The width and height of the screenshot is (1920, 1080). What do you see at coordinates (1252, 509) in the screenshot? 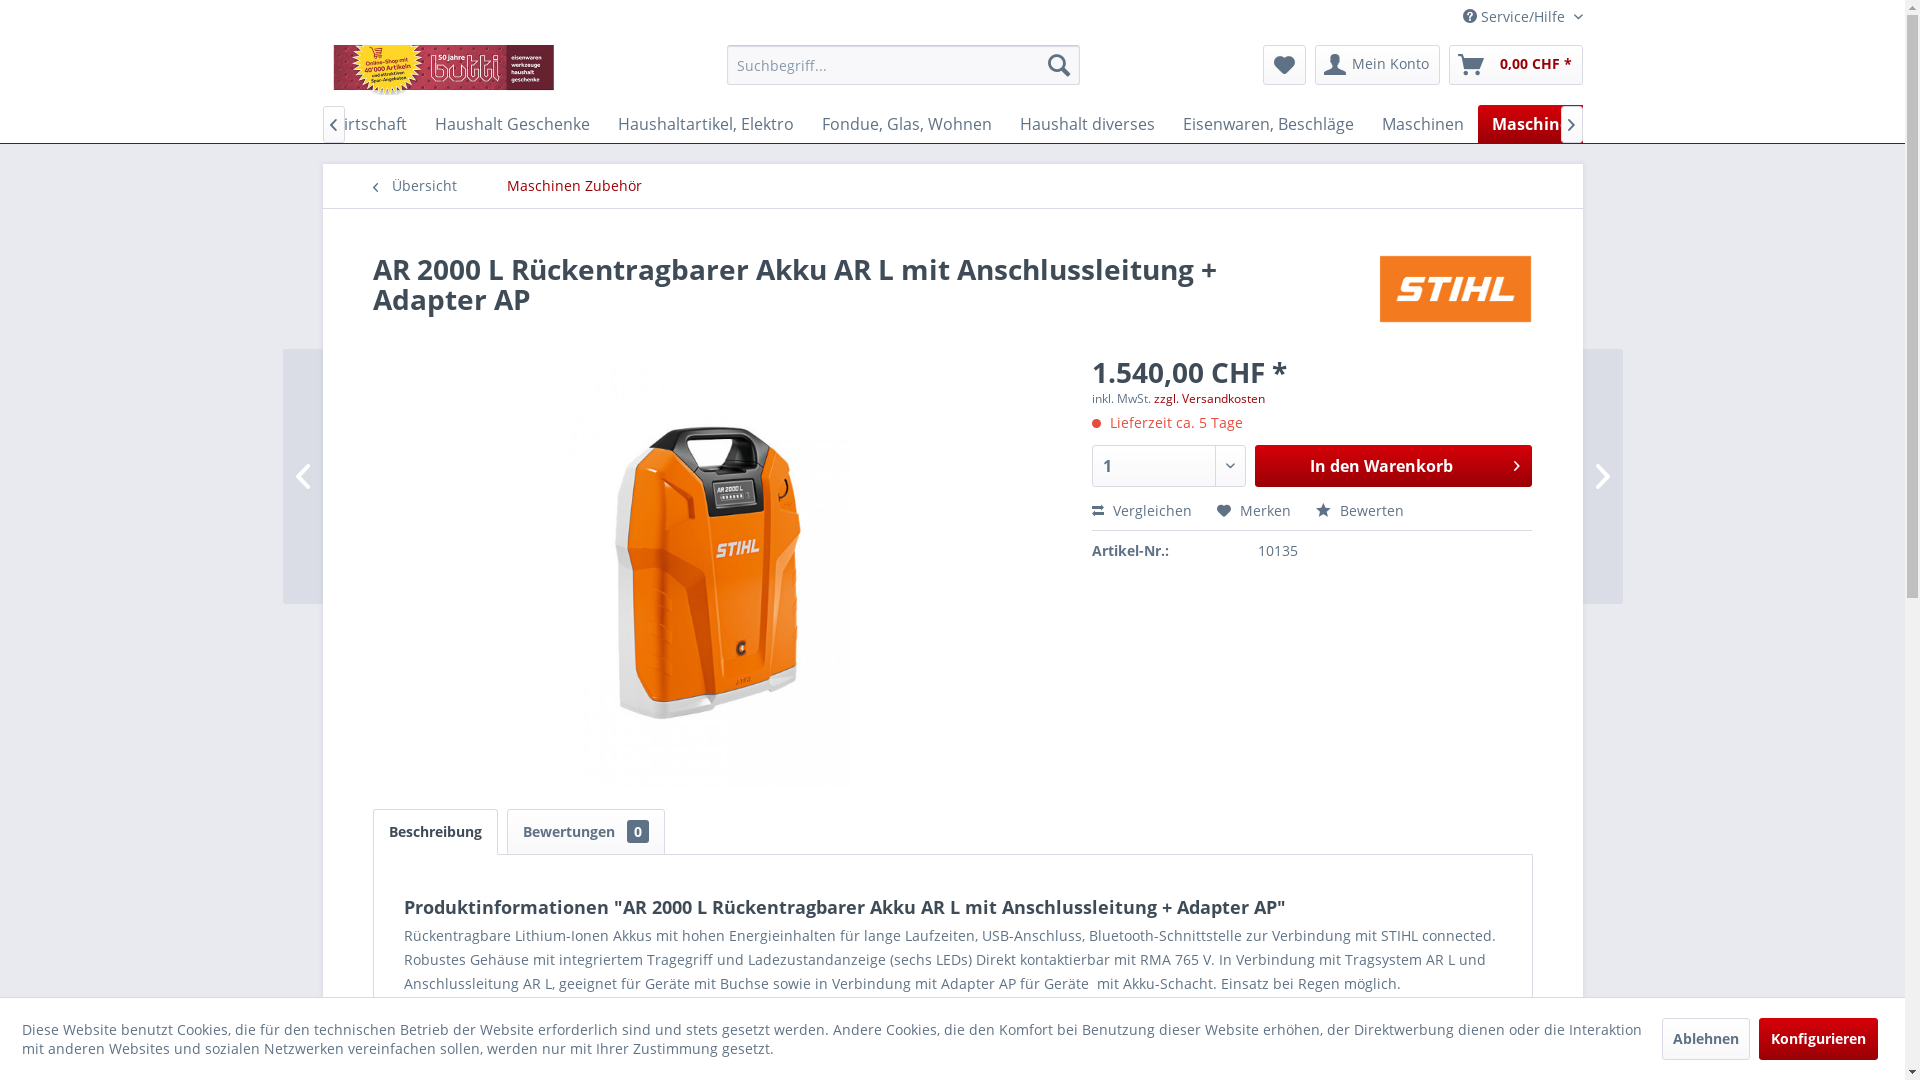
I see `'Merken'` at bounding box center [1252, 509].